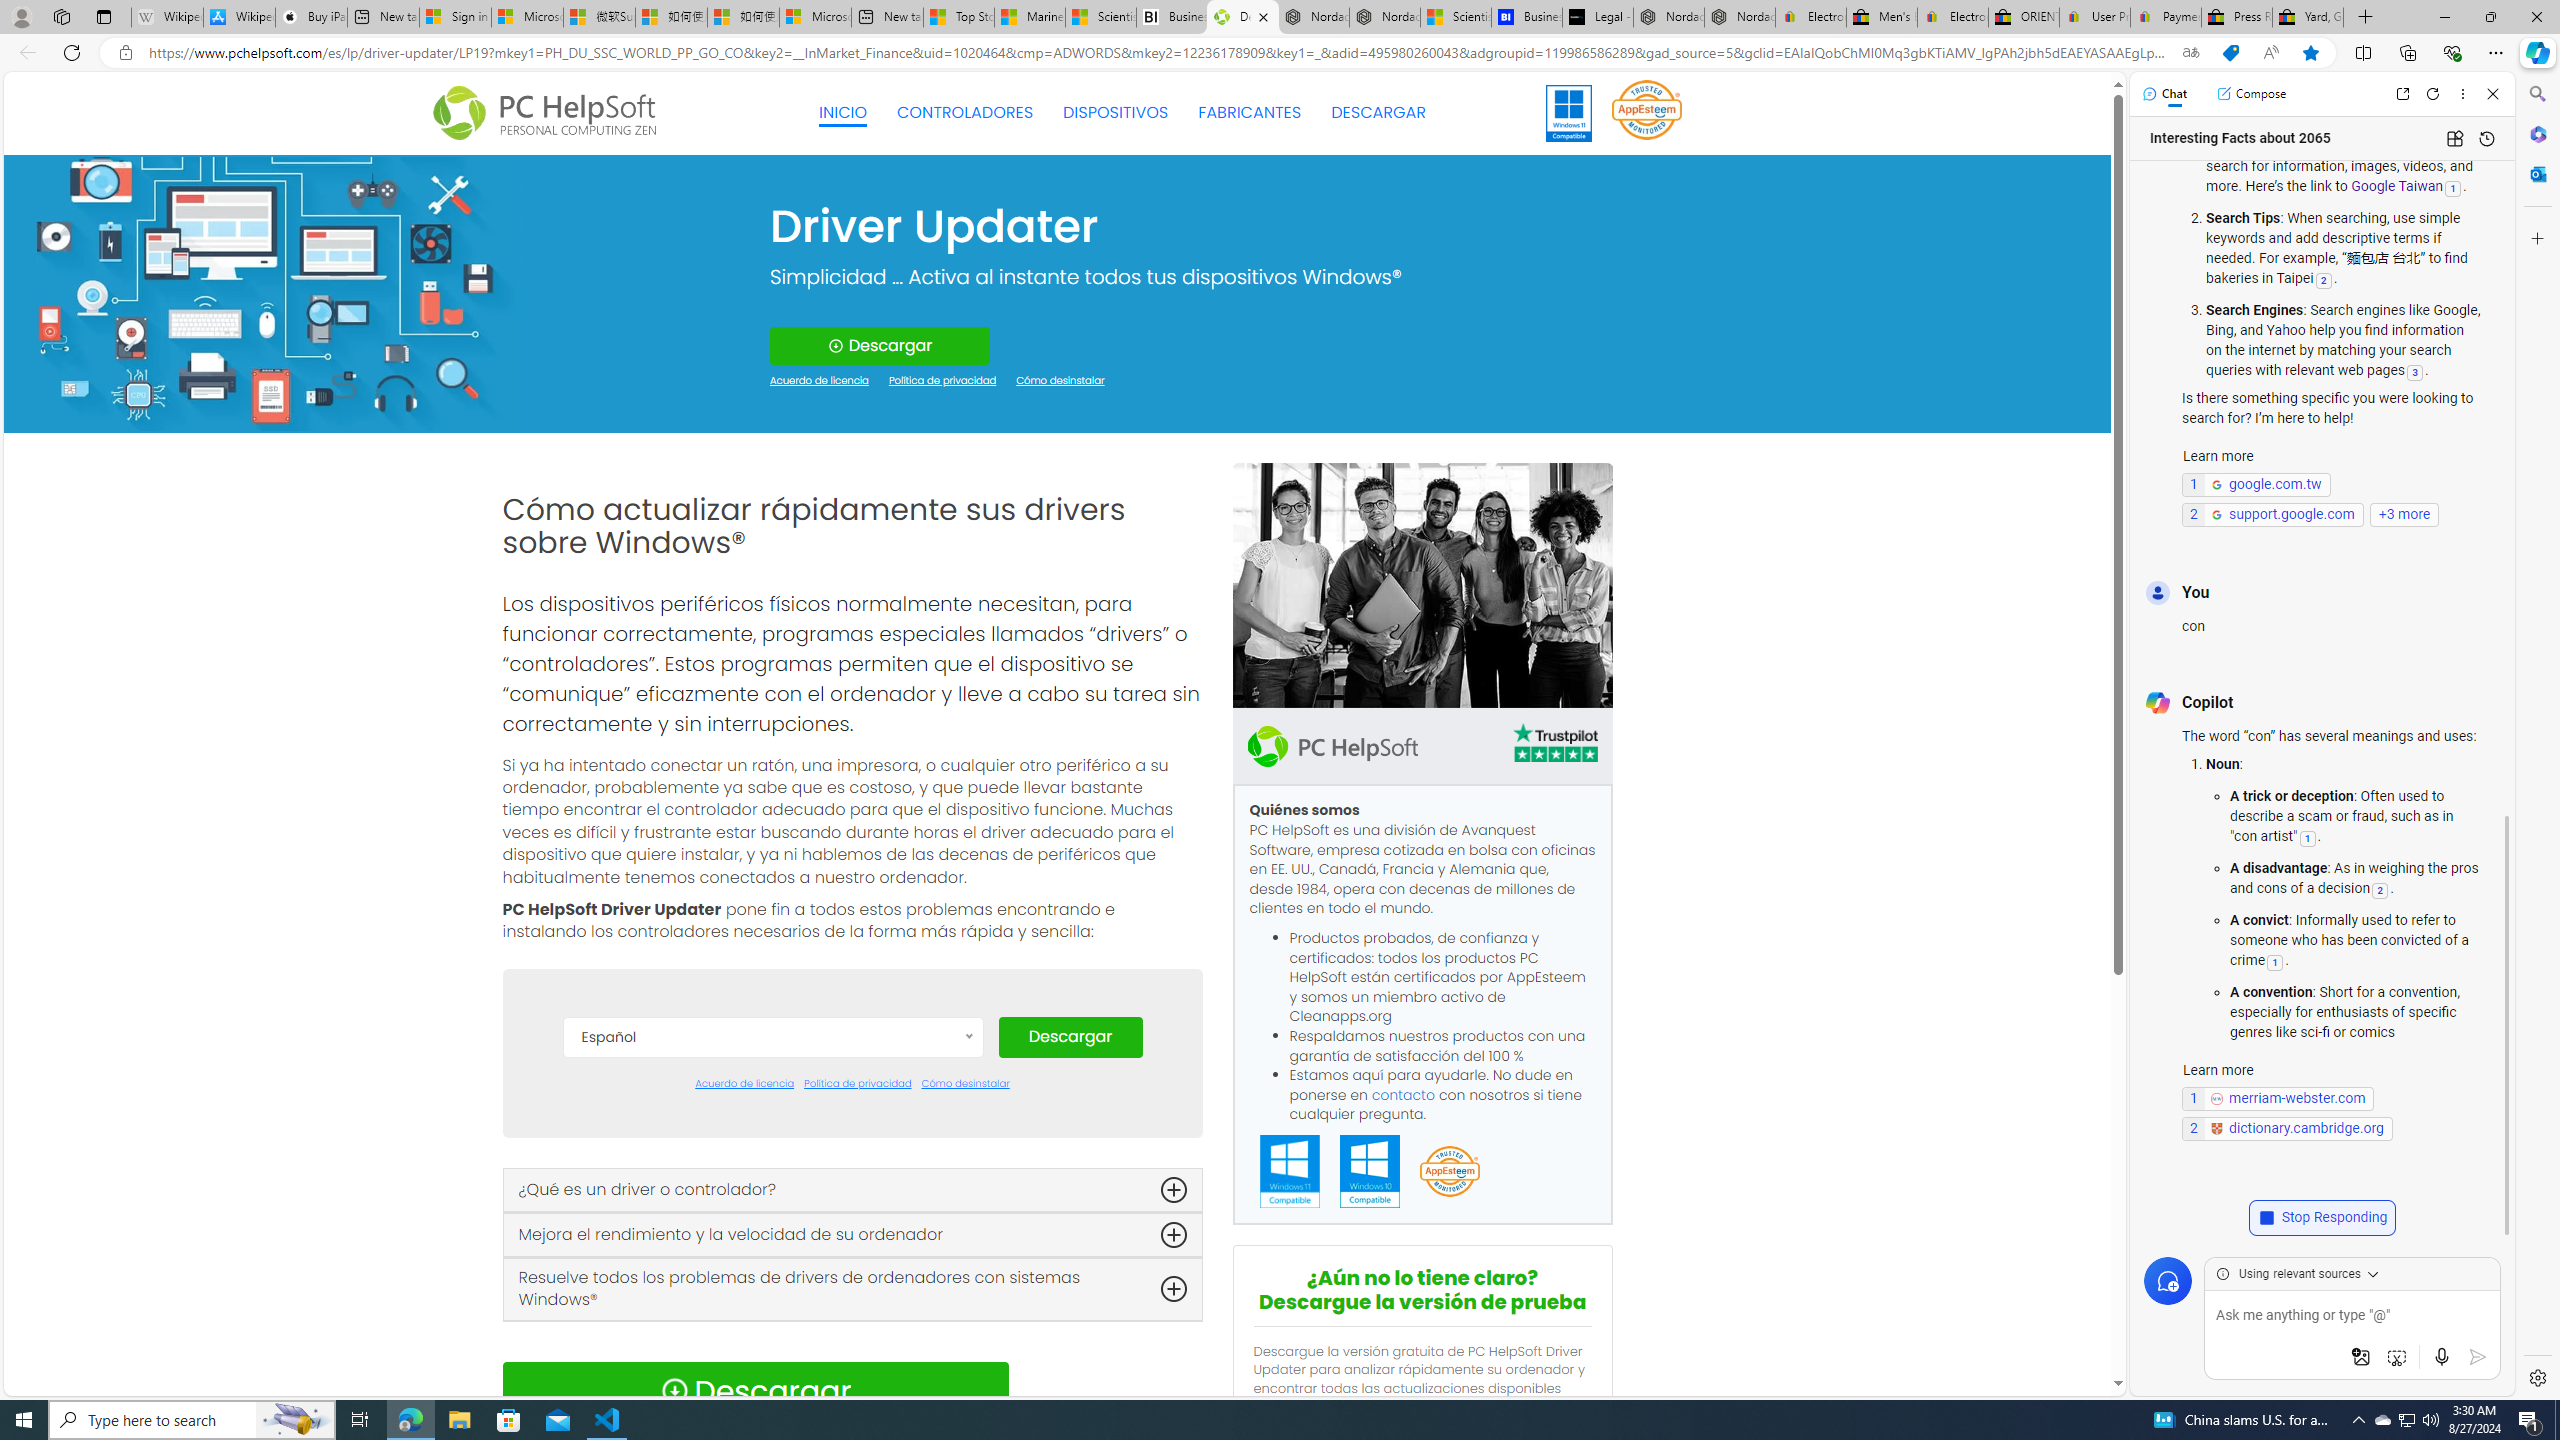 The width and height of the screenshot is (2560, 1440). What do you see at coordinates (965, 112) in the screenshot?
I see `'CONTROLADORES'` at bounding box center [965, 112].